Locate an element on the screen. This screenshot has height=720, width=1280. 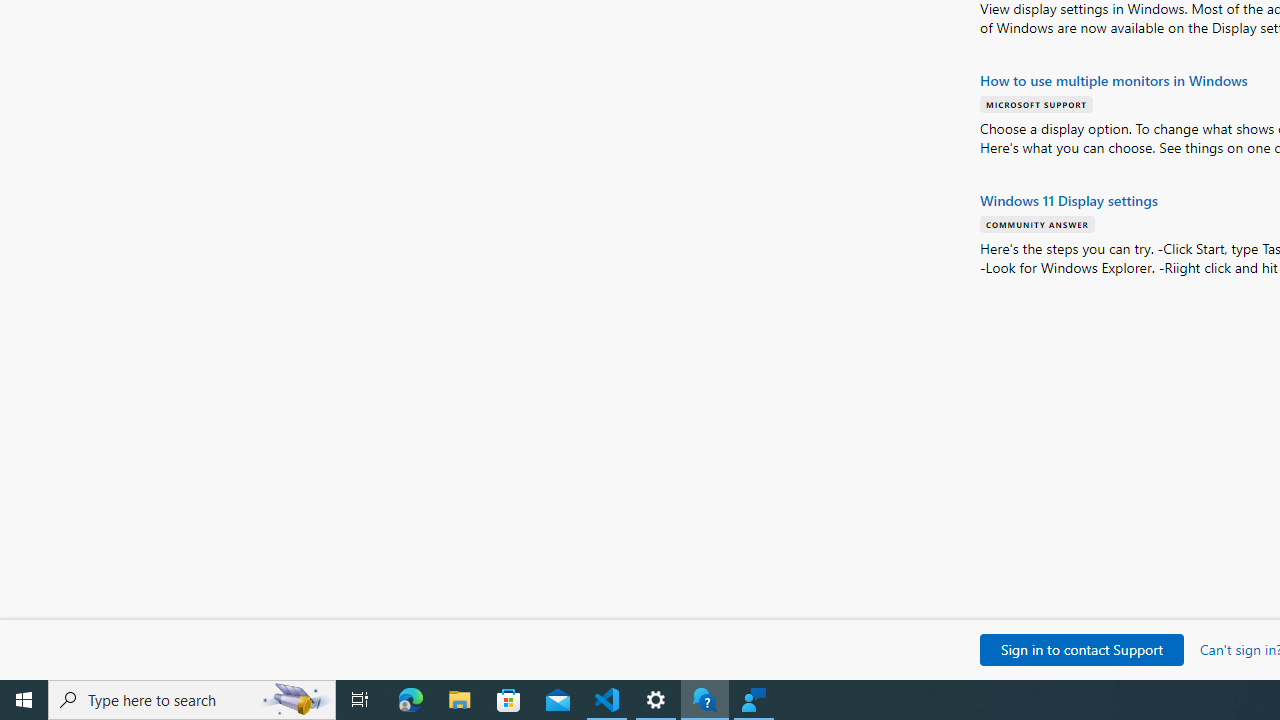
'Feedback Hub - 1 running window' is located at coordinates (753, 698).